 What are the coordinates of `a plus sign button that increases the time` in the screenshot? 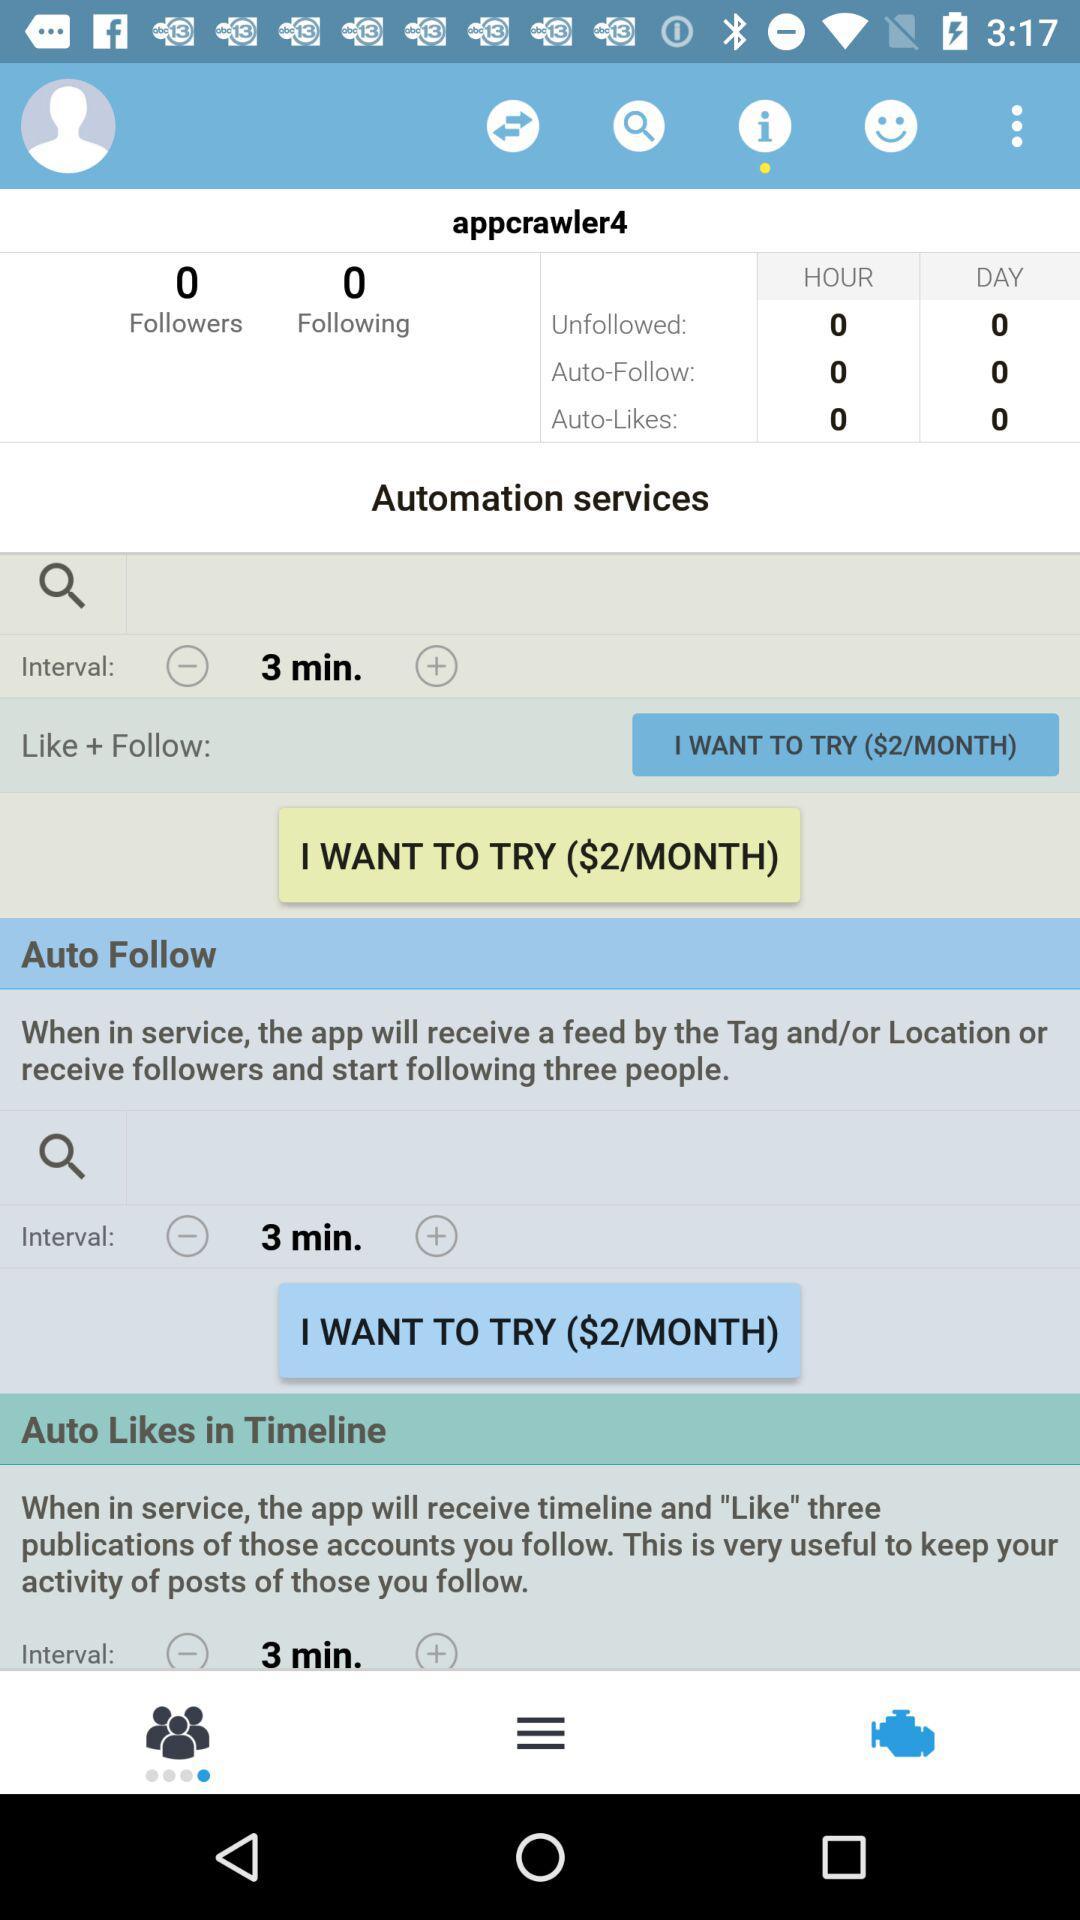 It's located at (435, 1645).